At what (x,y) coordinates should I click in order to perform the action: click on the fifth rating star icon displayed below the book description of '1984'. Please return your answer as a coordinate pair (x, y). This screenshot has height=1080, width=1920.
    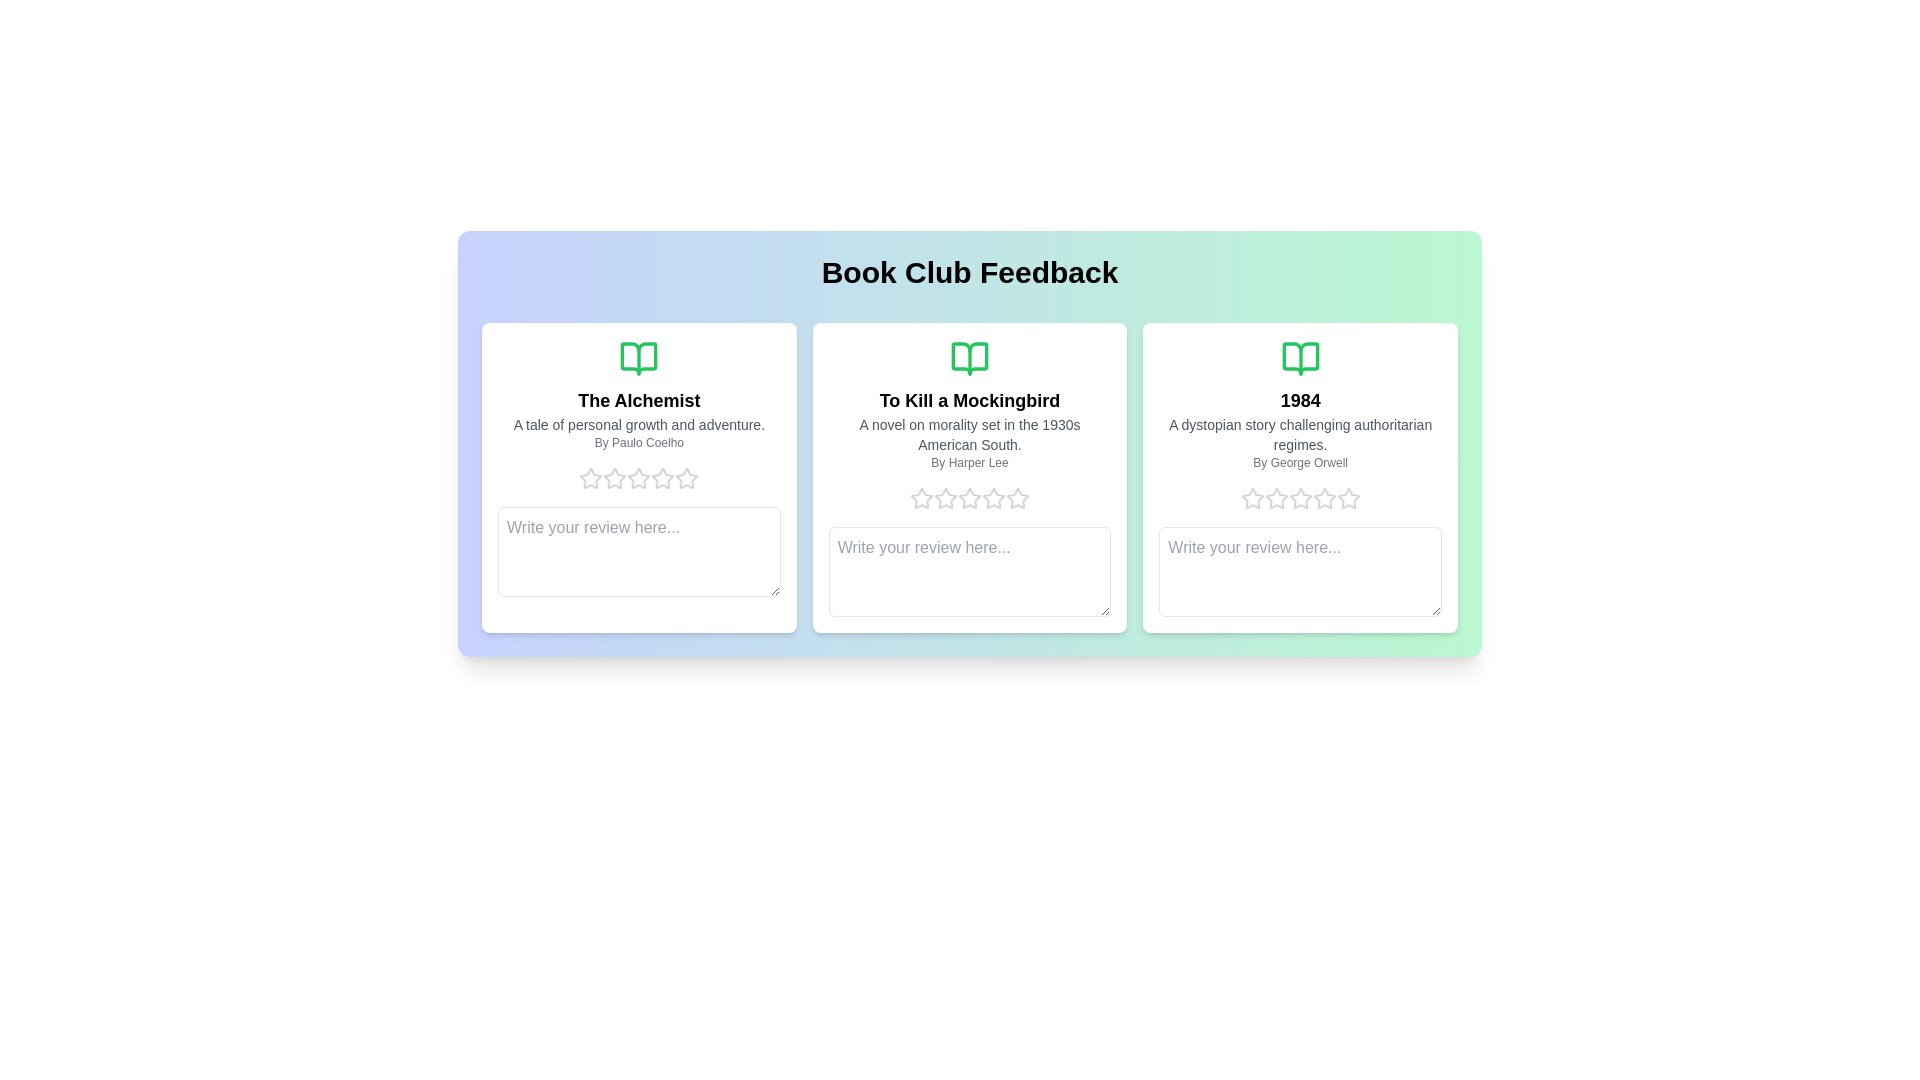
    Looking at the image, I should click on (1324, 497).